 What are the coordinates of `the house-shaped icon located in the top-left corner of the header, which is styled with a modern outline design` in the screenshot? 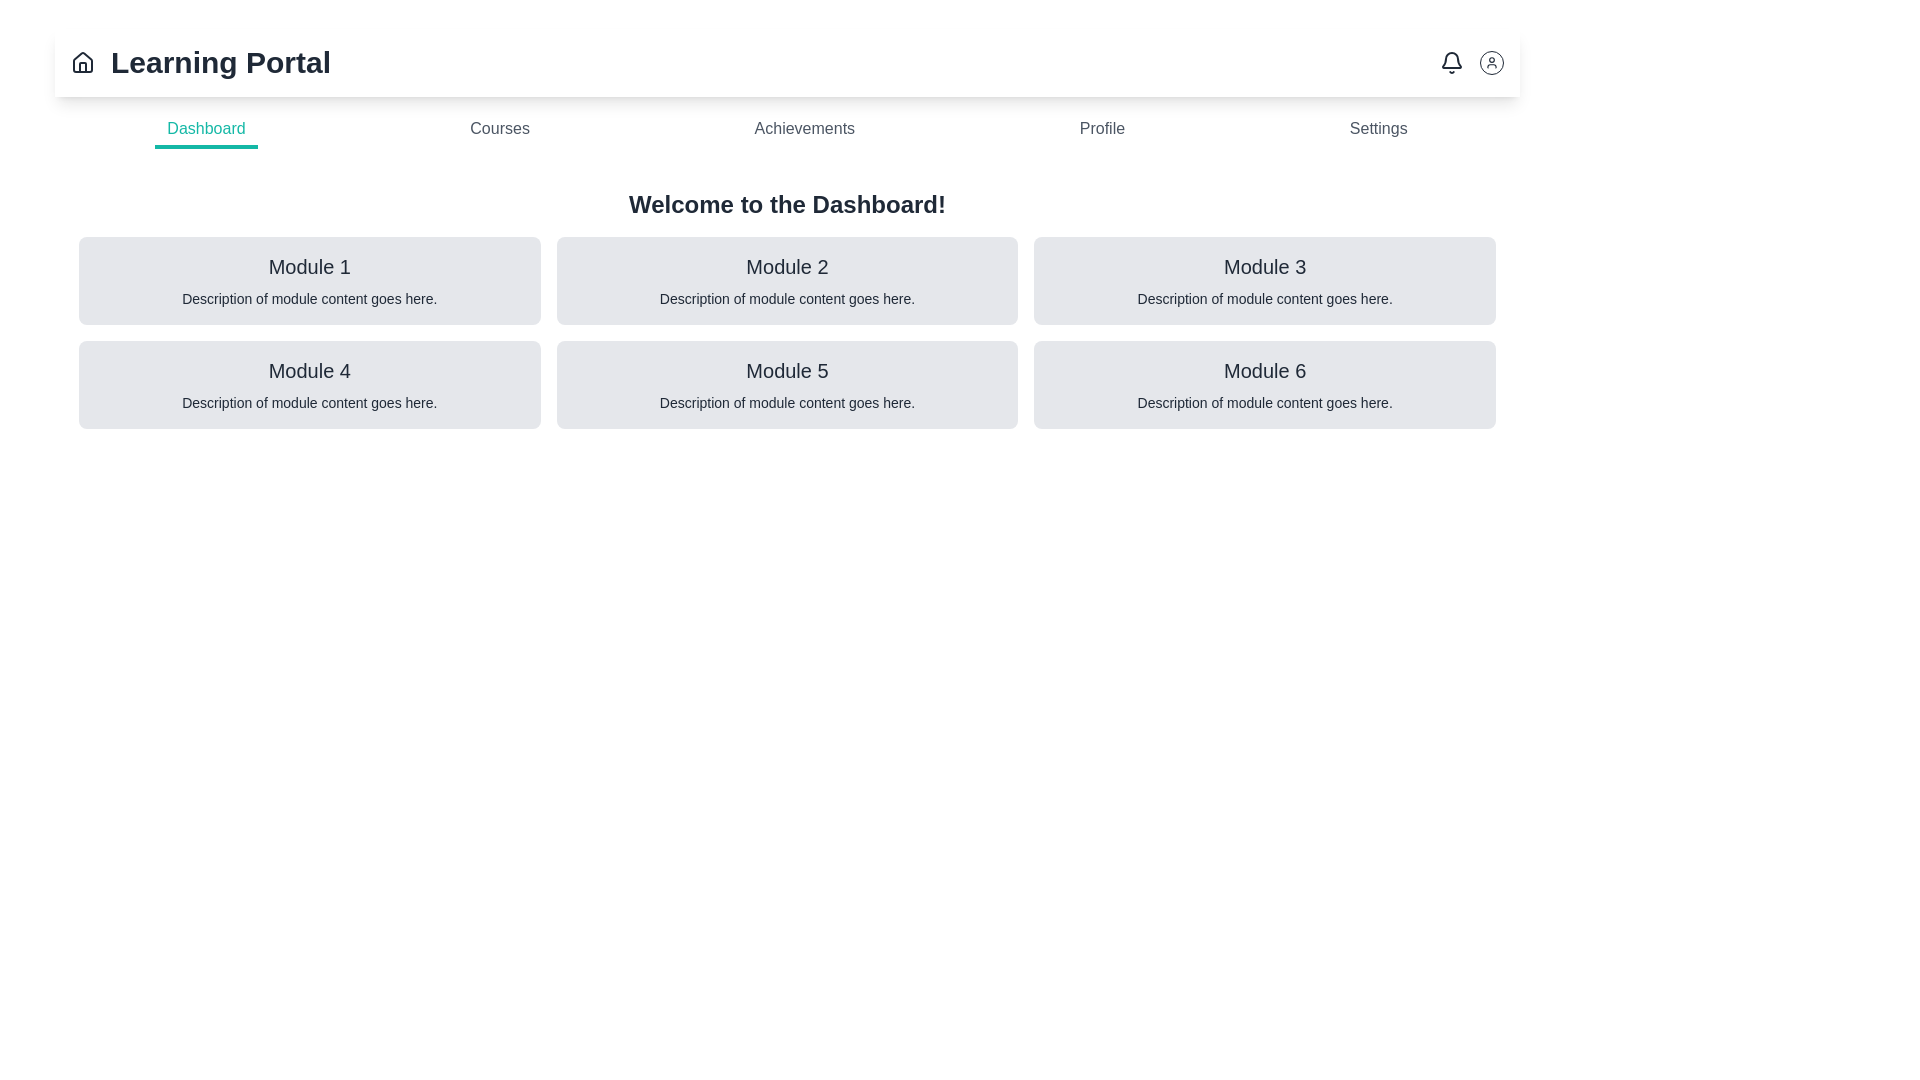 It's located at (81, 61).